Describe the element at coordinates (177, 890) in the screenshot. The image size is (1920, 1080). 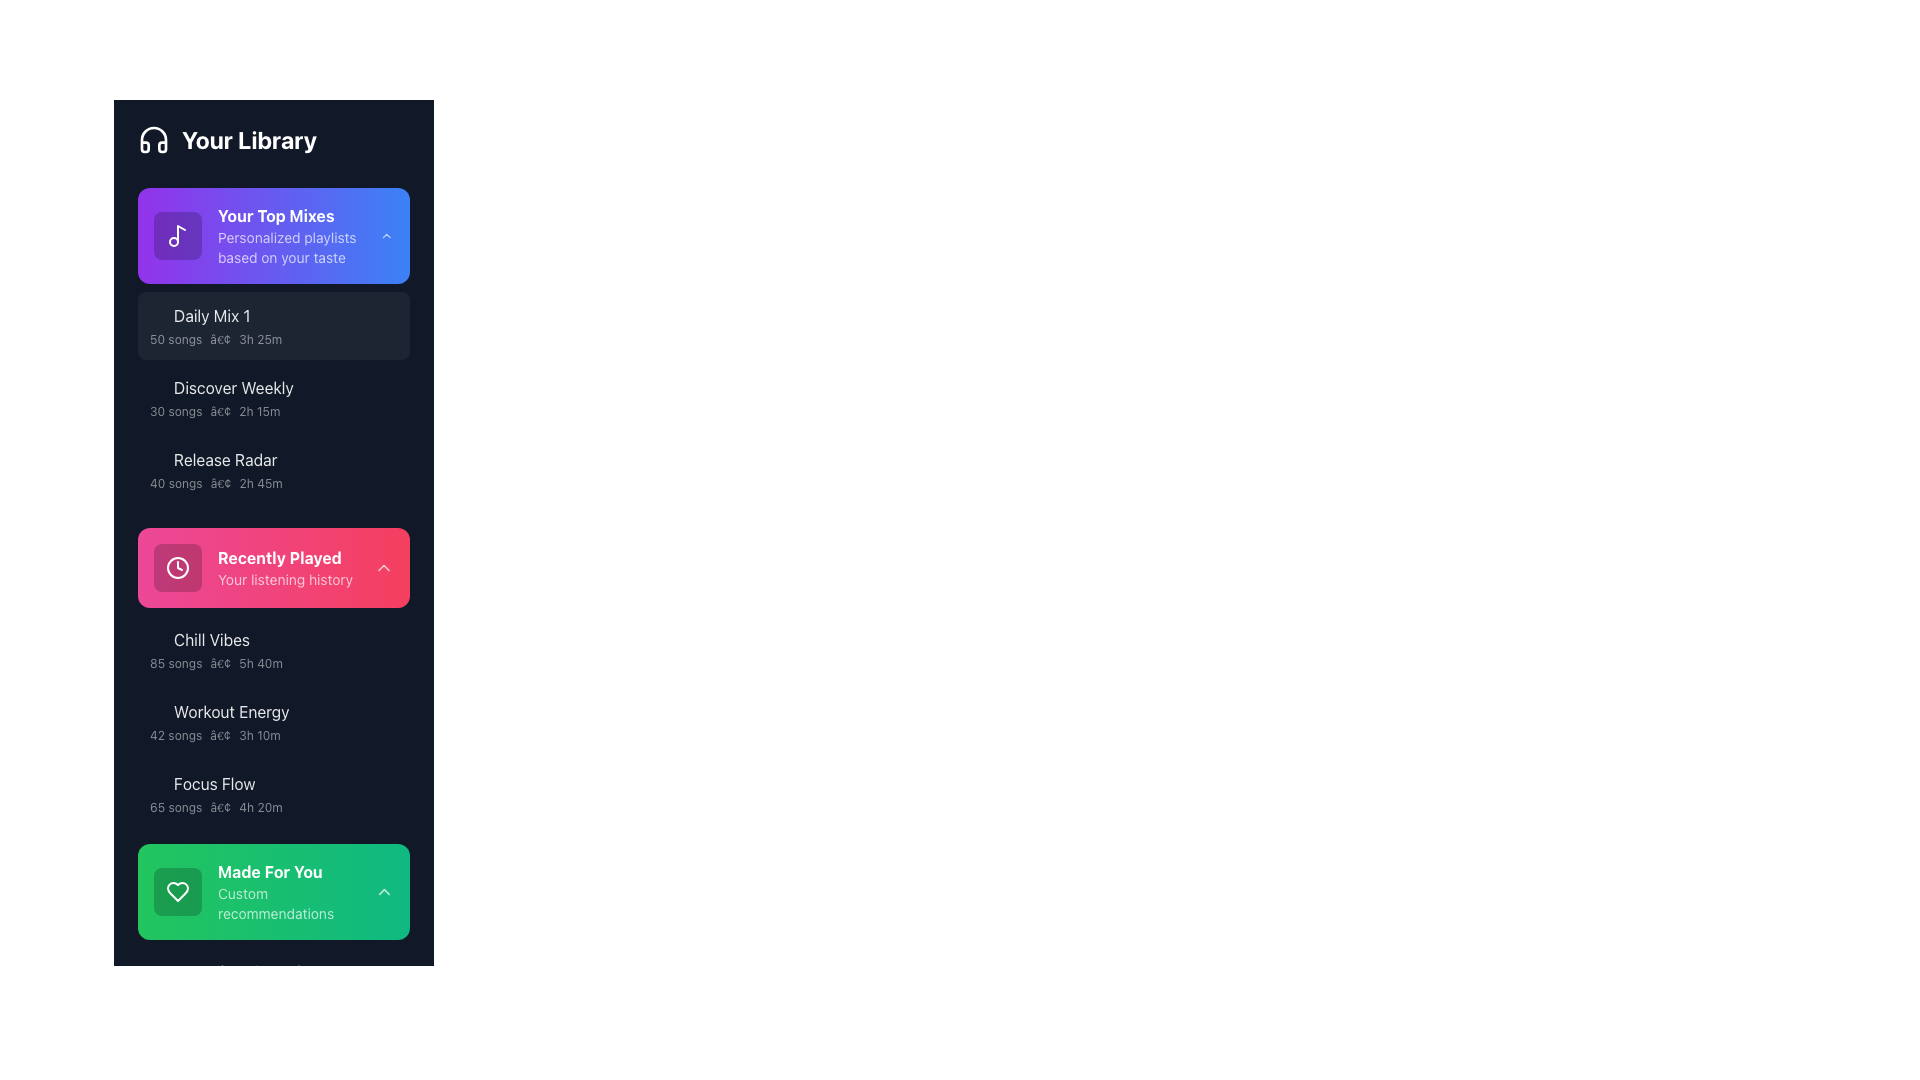
I see `assistive technology` at that location.